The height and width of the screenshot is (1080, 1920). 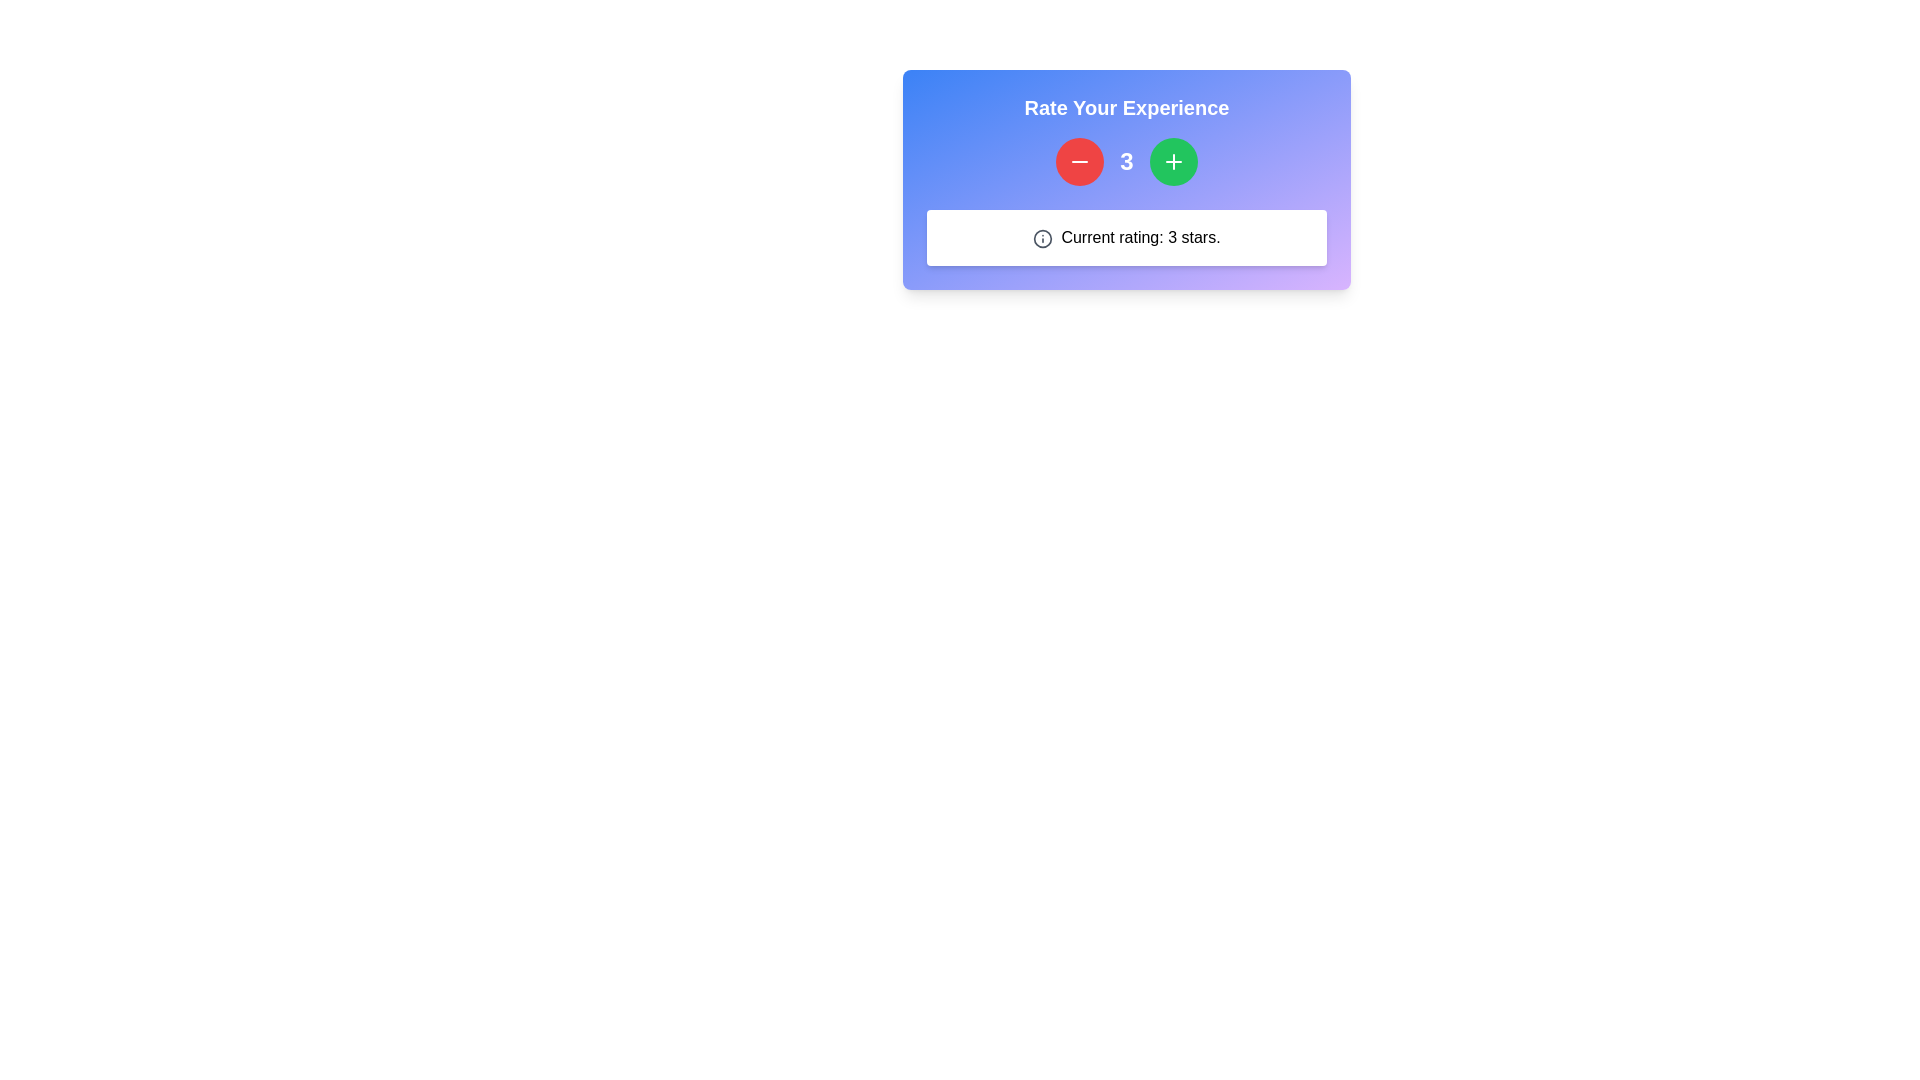 I want to click on the circular red button with a minus symbol, so click(x=1079, y=161).